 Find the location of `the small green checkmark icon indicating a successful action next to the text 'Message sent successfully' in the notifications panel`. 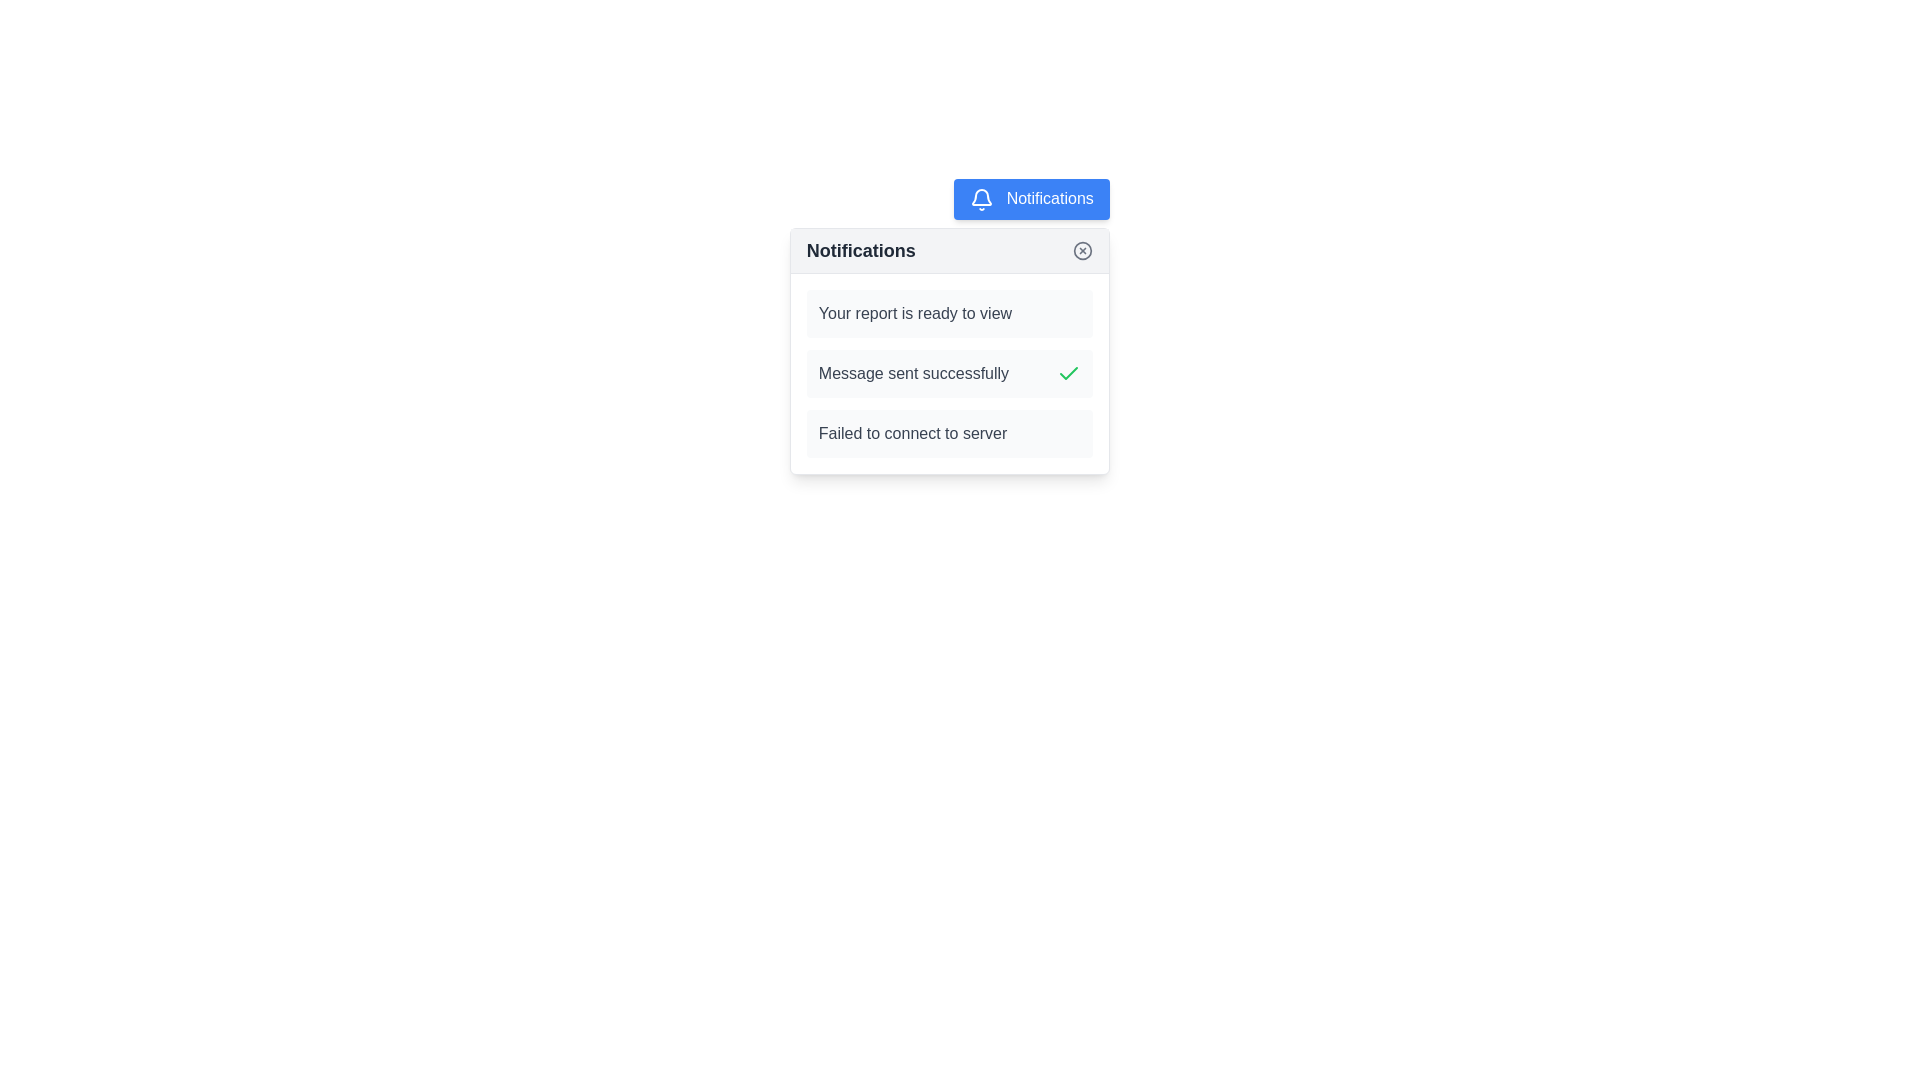

the small green checkmark icon indicating a successful action next to the text 'Message sent successfully' in the notifications panel is located at coordinates (1067, 373).